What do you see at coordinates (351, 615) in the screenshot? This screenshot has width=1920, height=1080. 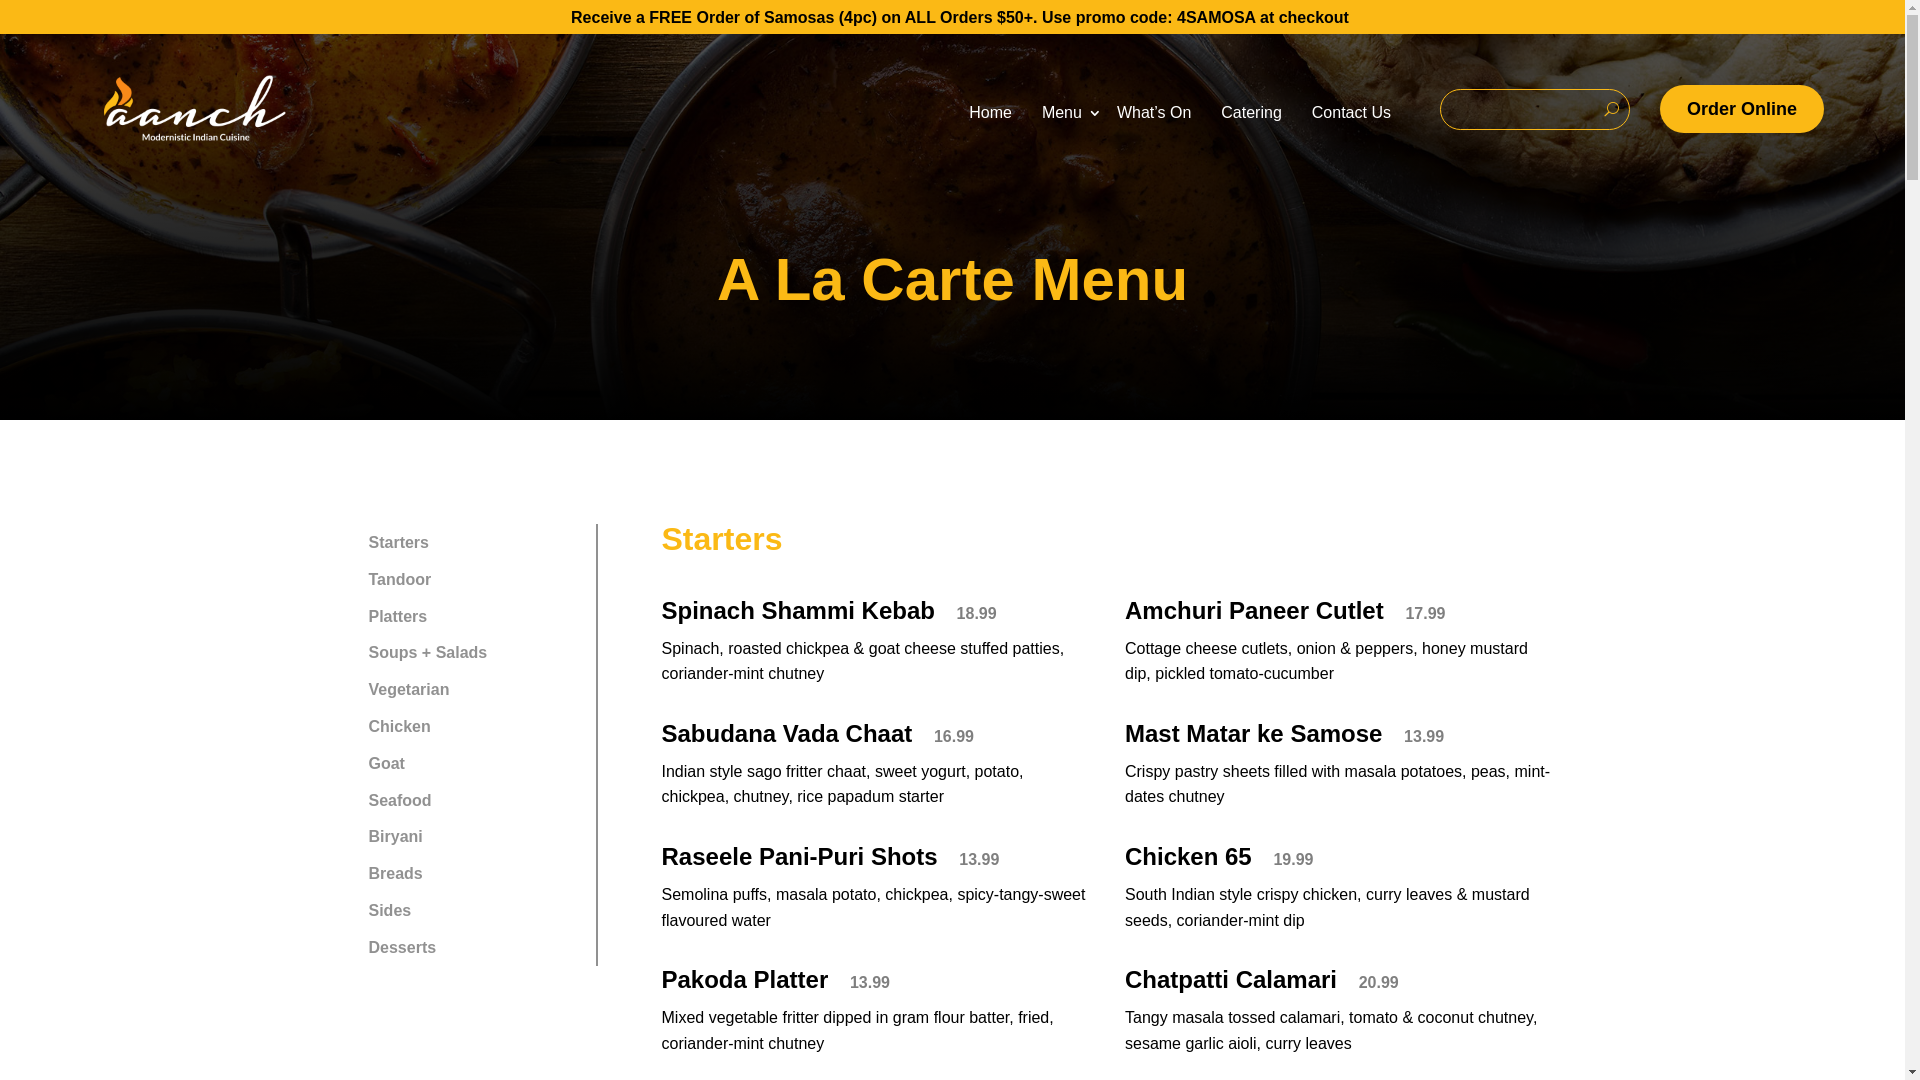 I see `'Platters'` at bounding box center [351, 615].